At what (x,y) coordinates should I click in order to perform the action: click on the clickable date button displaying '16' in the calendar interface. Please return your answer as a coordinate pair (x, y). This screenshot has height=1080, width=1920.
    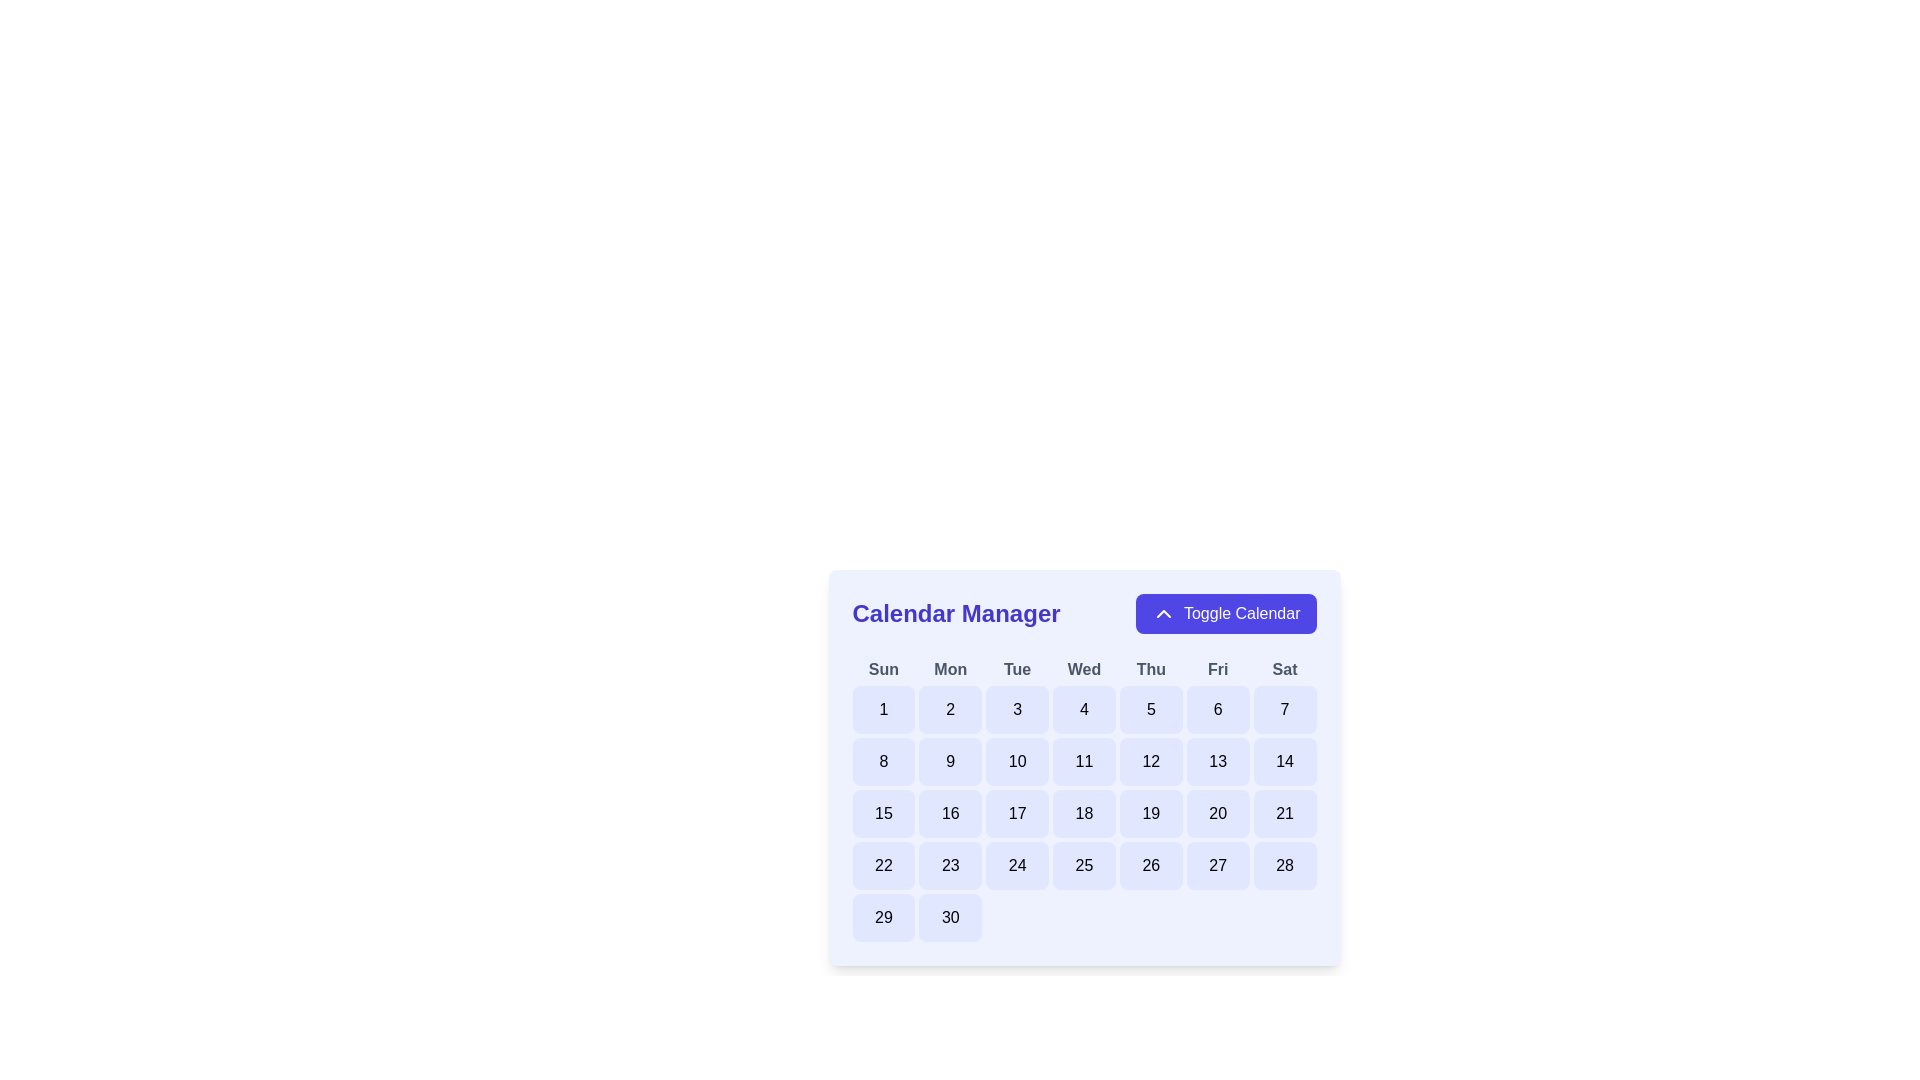
    Looking at the image, I should click on (949, 813).